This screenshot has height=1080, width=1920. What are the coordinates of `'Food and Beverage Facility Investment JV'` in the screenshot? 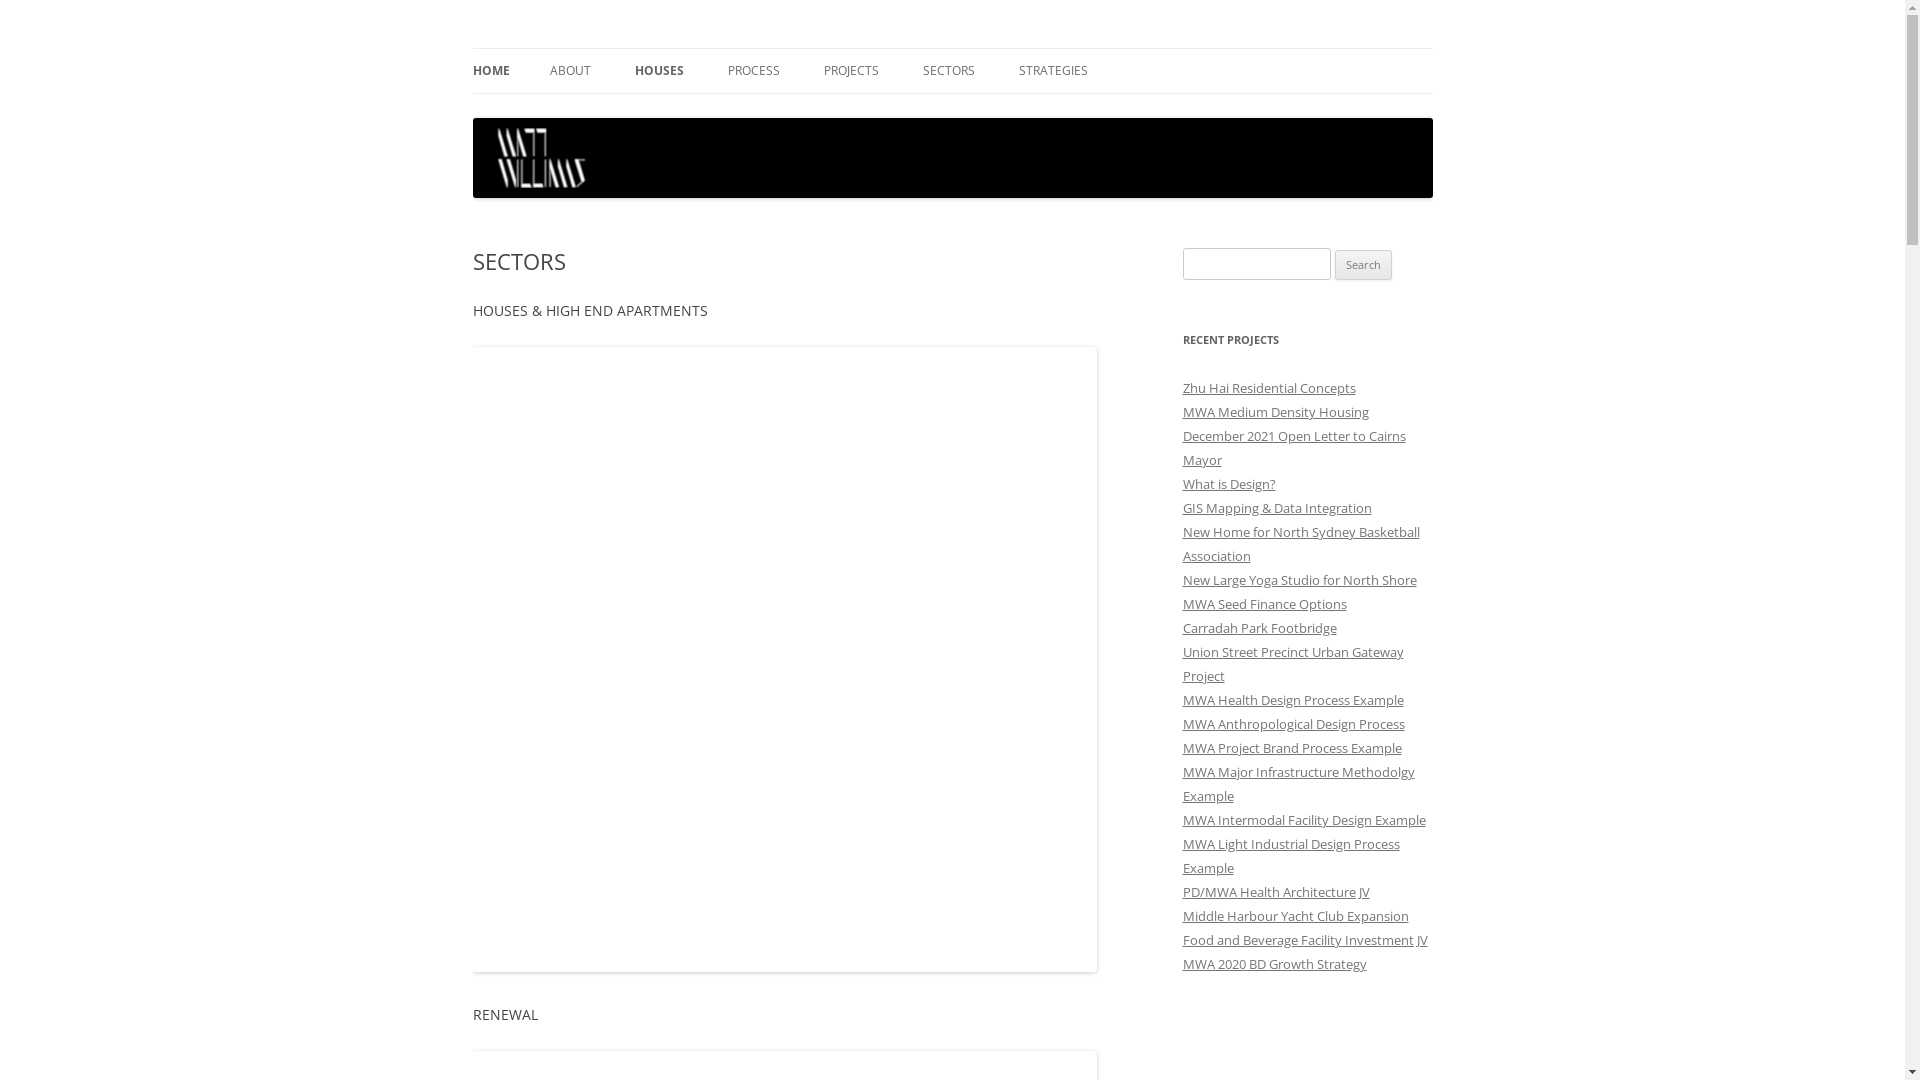 It's located at (1304, 940).